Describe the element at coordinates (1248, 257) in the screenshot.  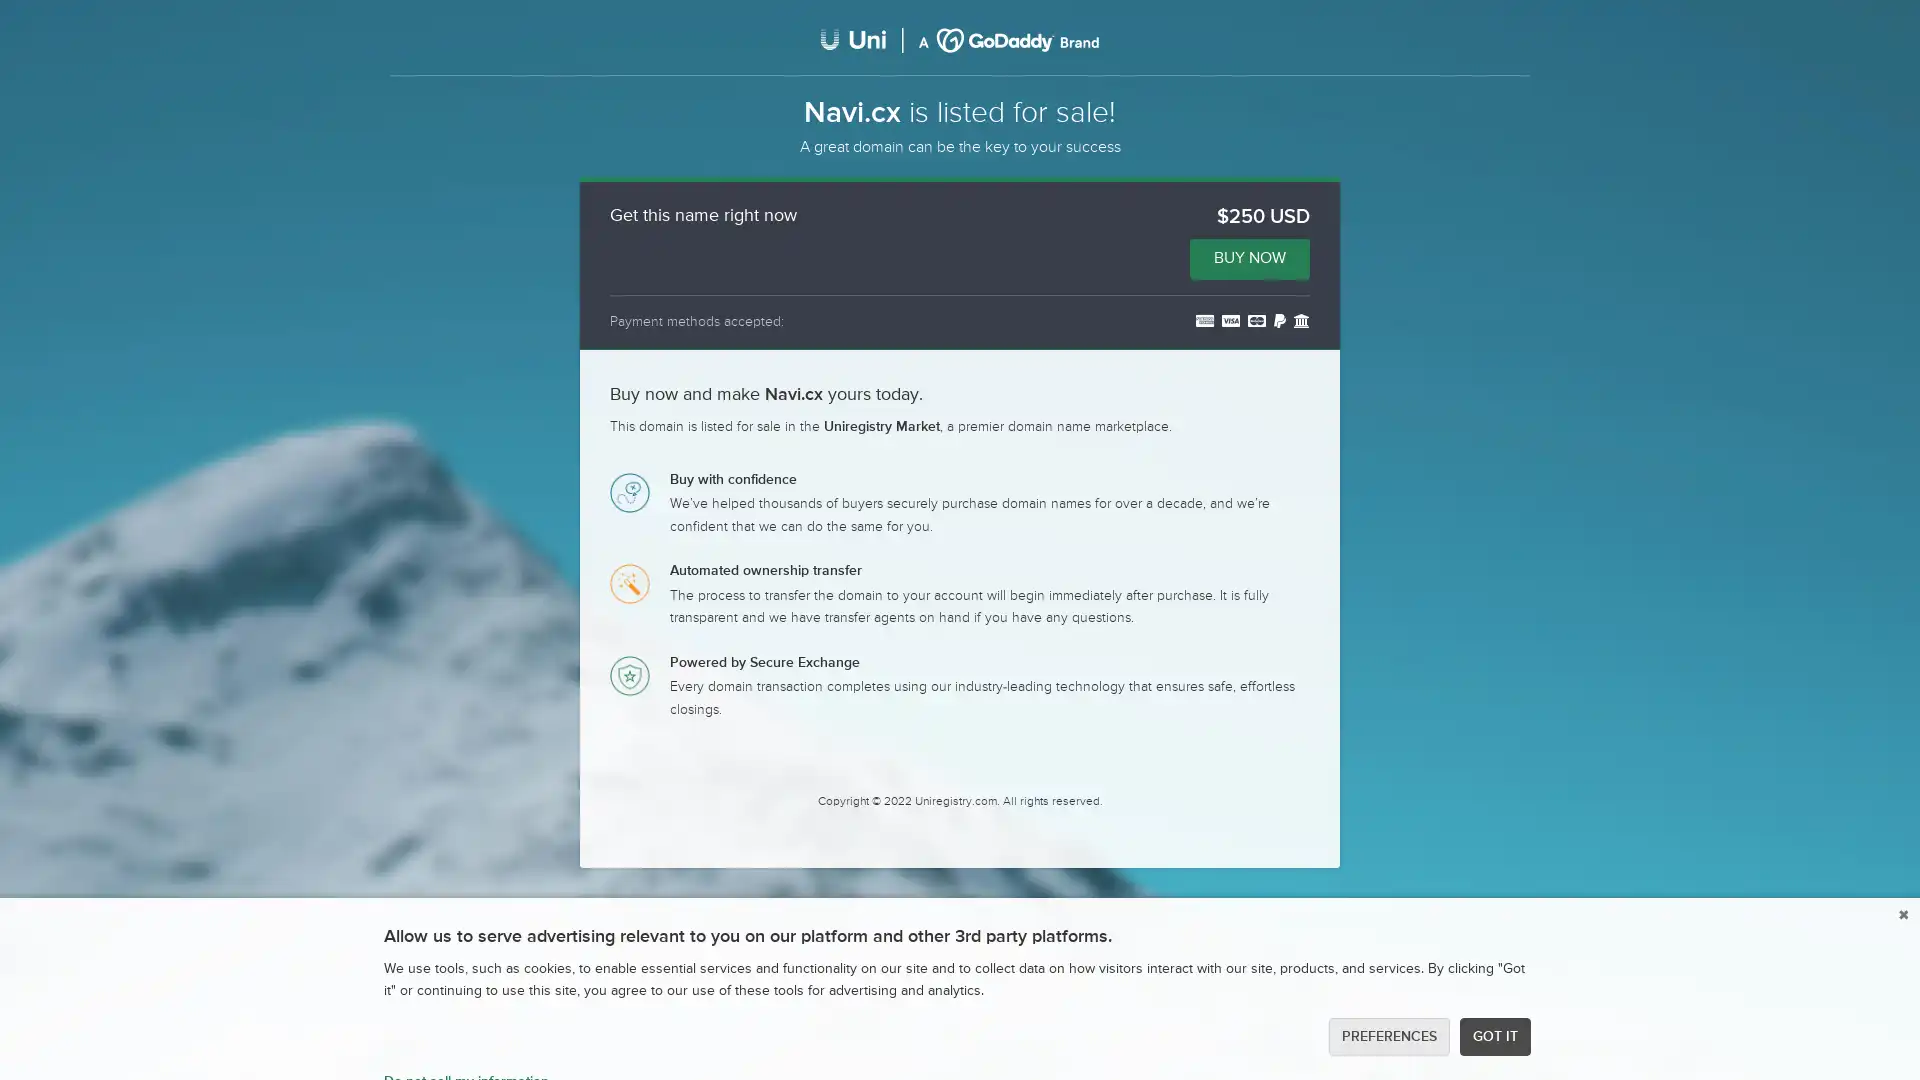
I see `BUY NOW` at that location.